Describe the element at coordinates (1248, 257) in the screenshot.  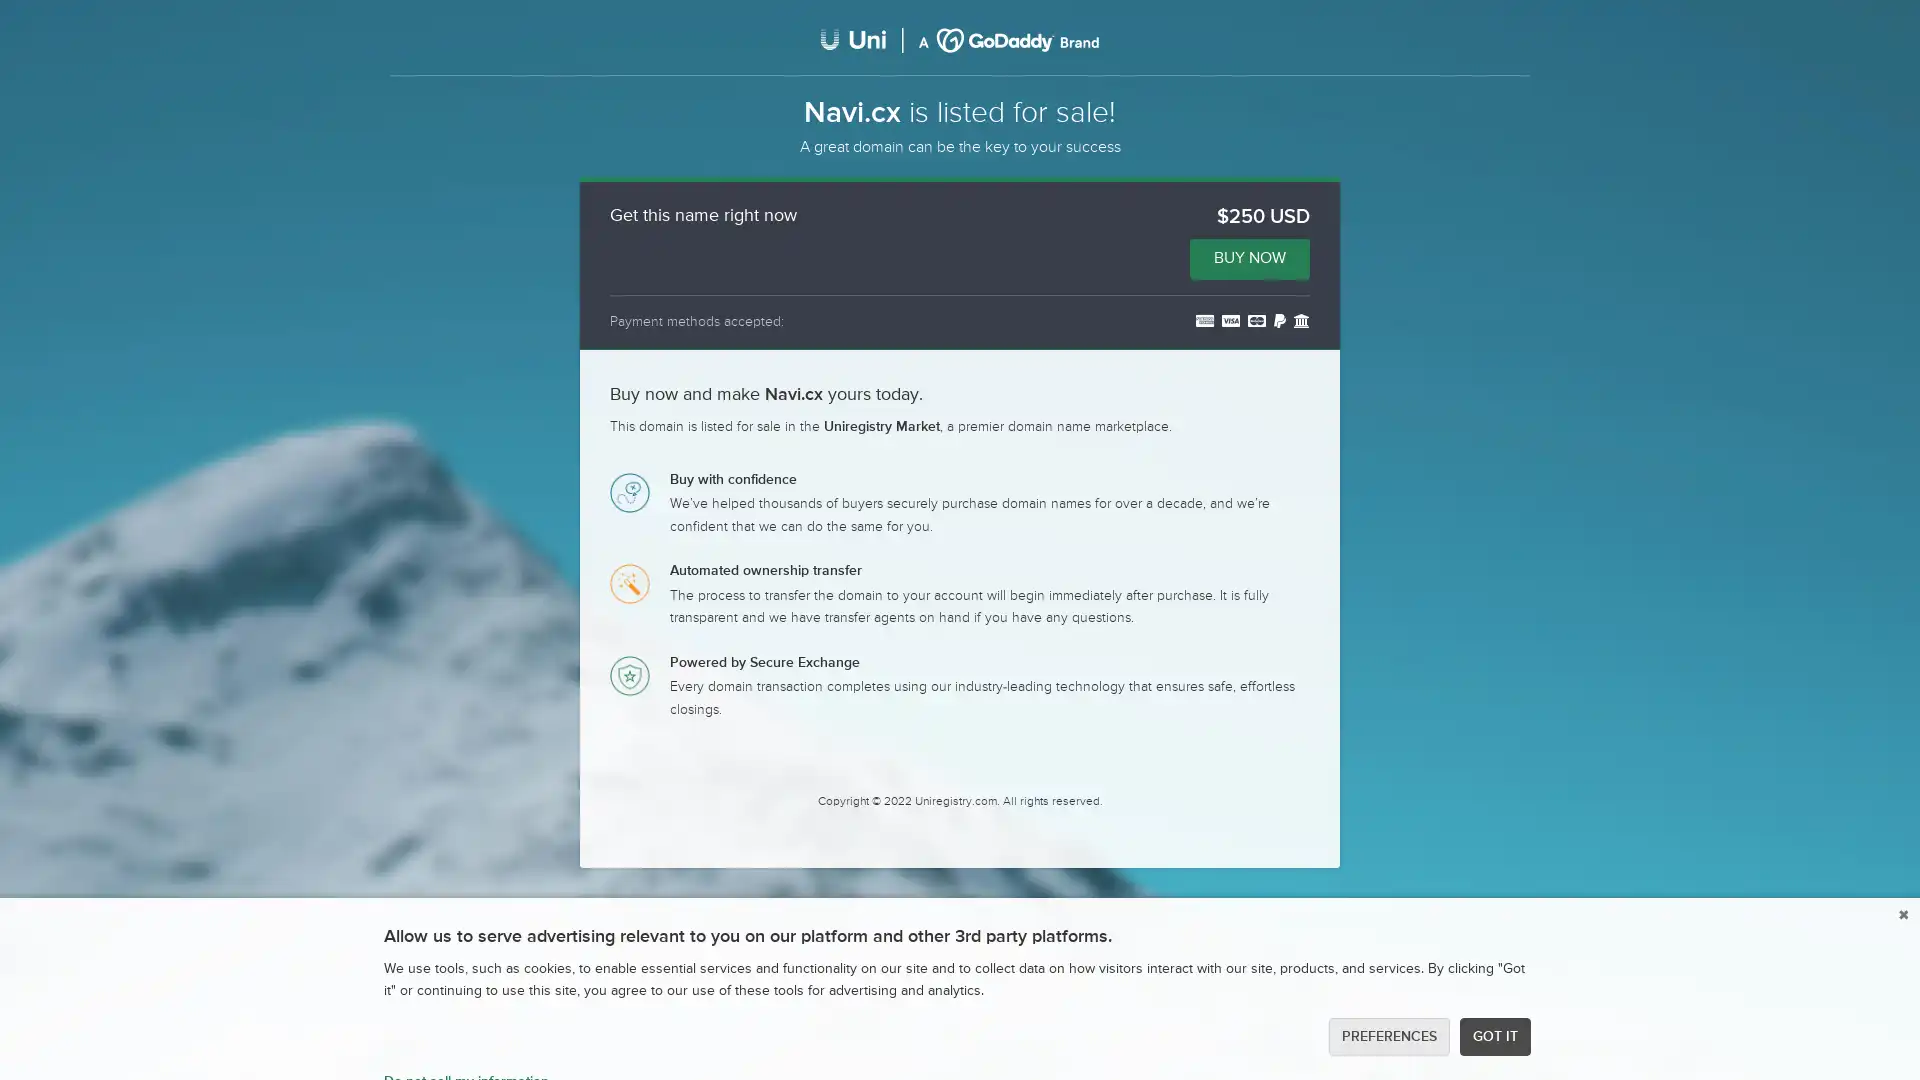
I see `BUY NOW` at that location.